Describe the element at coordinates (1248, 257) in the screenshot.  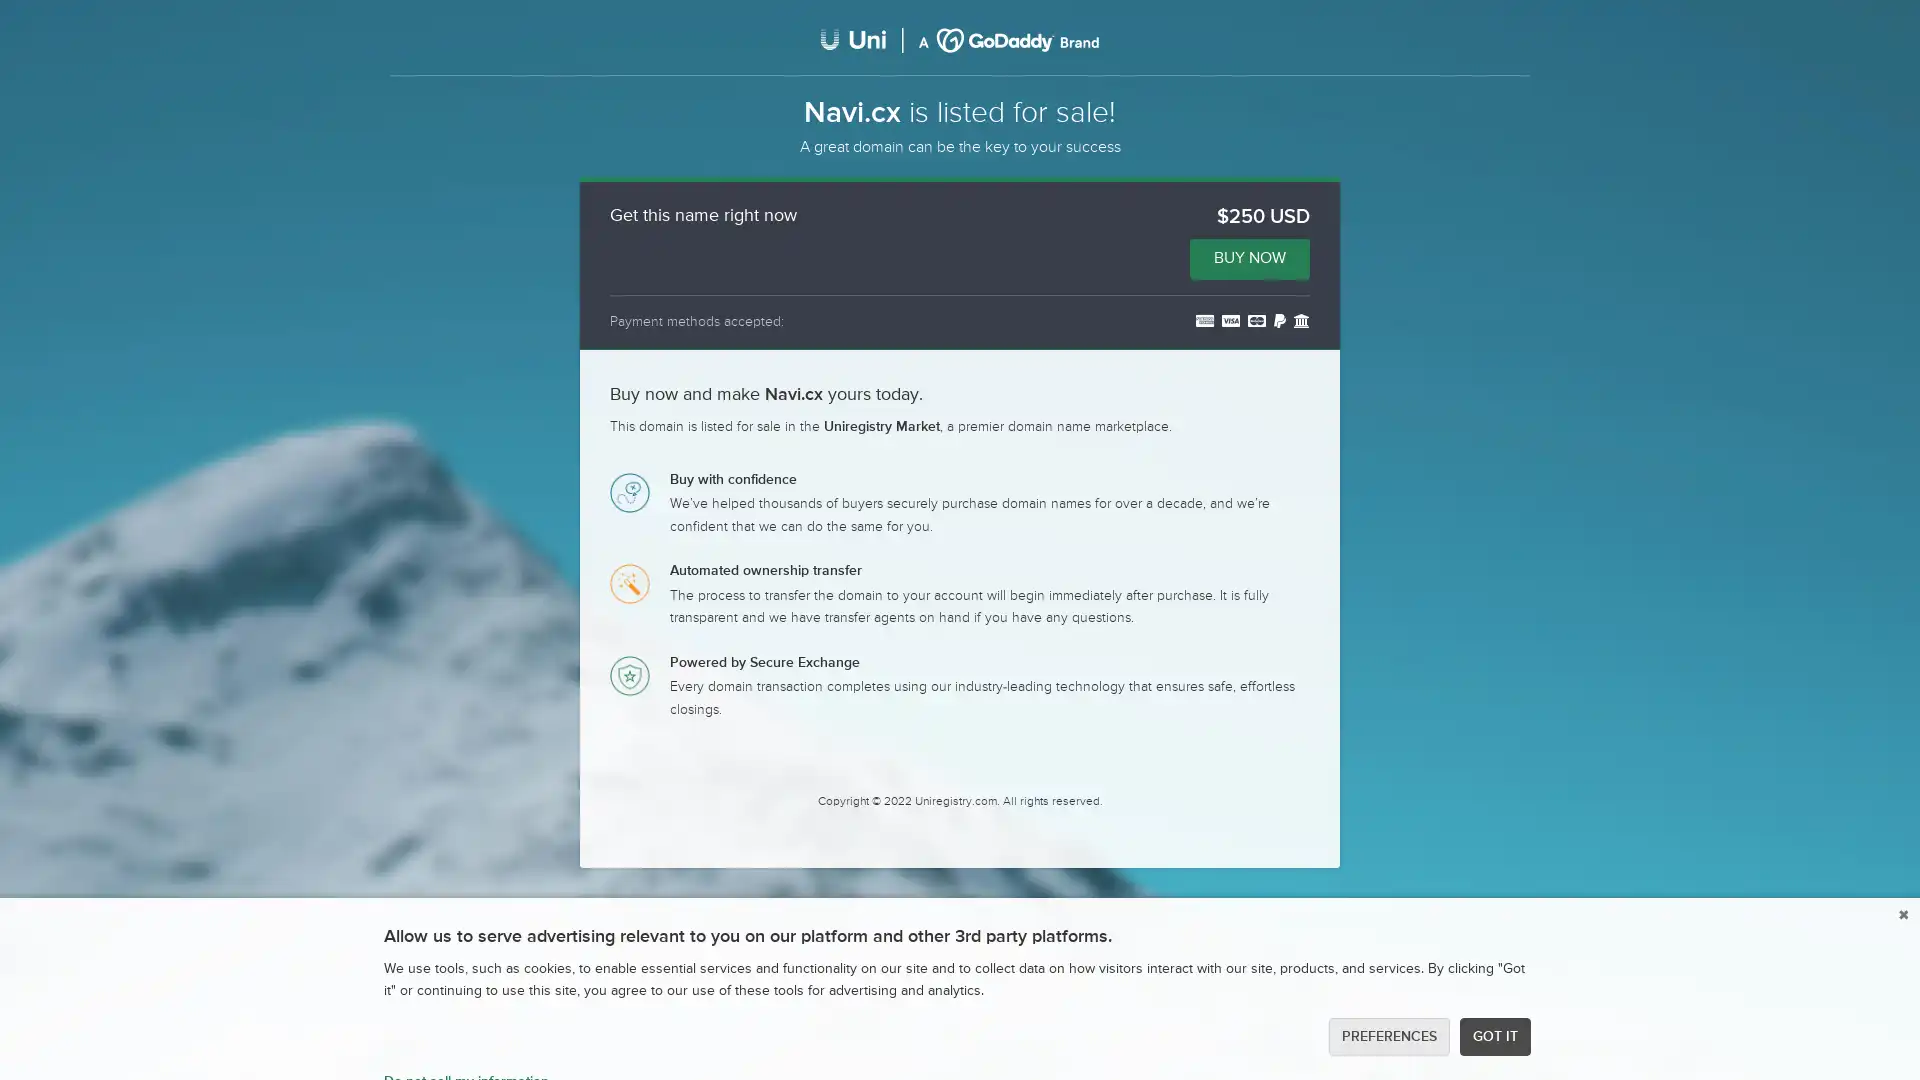
I see `BUY NOW` at that location.